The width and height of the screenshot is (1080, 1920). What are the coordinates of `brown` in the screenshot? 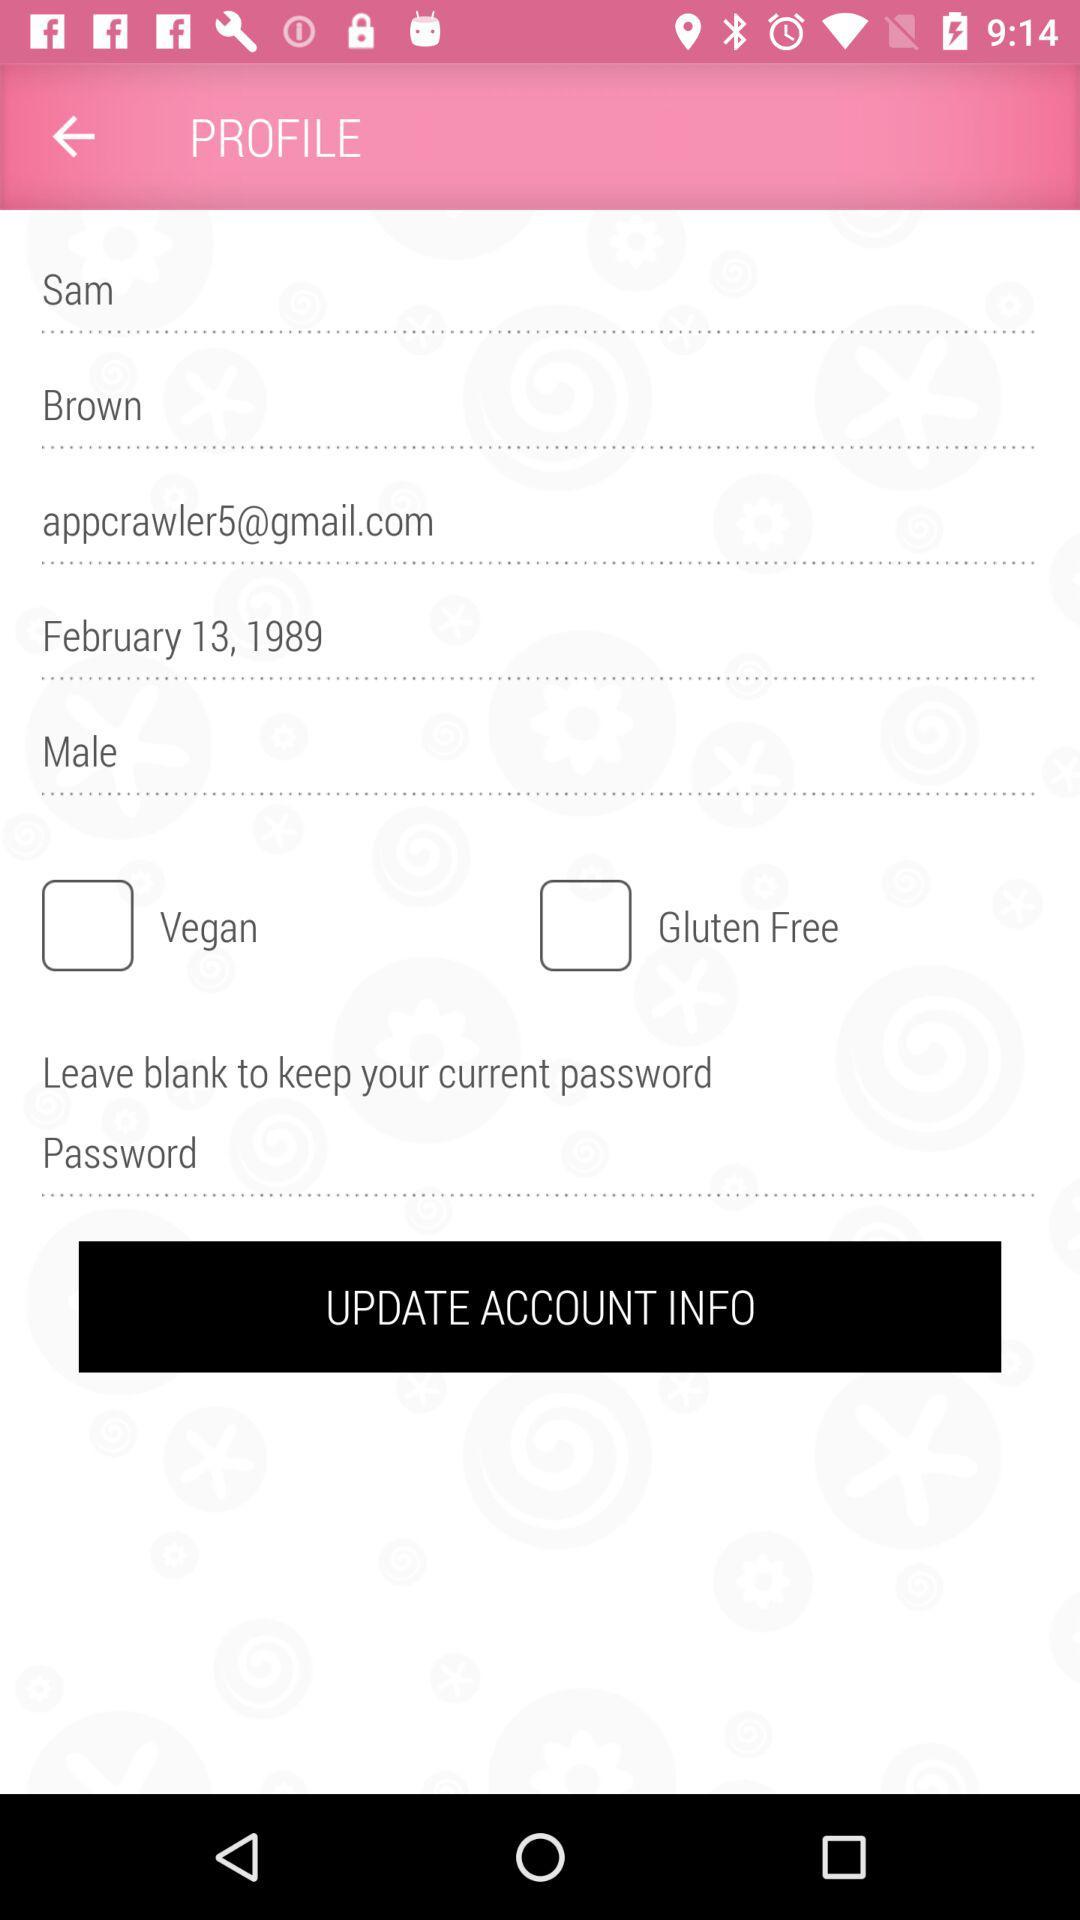 It's located at (540, 412).